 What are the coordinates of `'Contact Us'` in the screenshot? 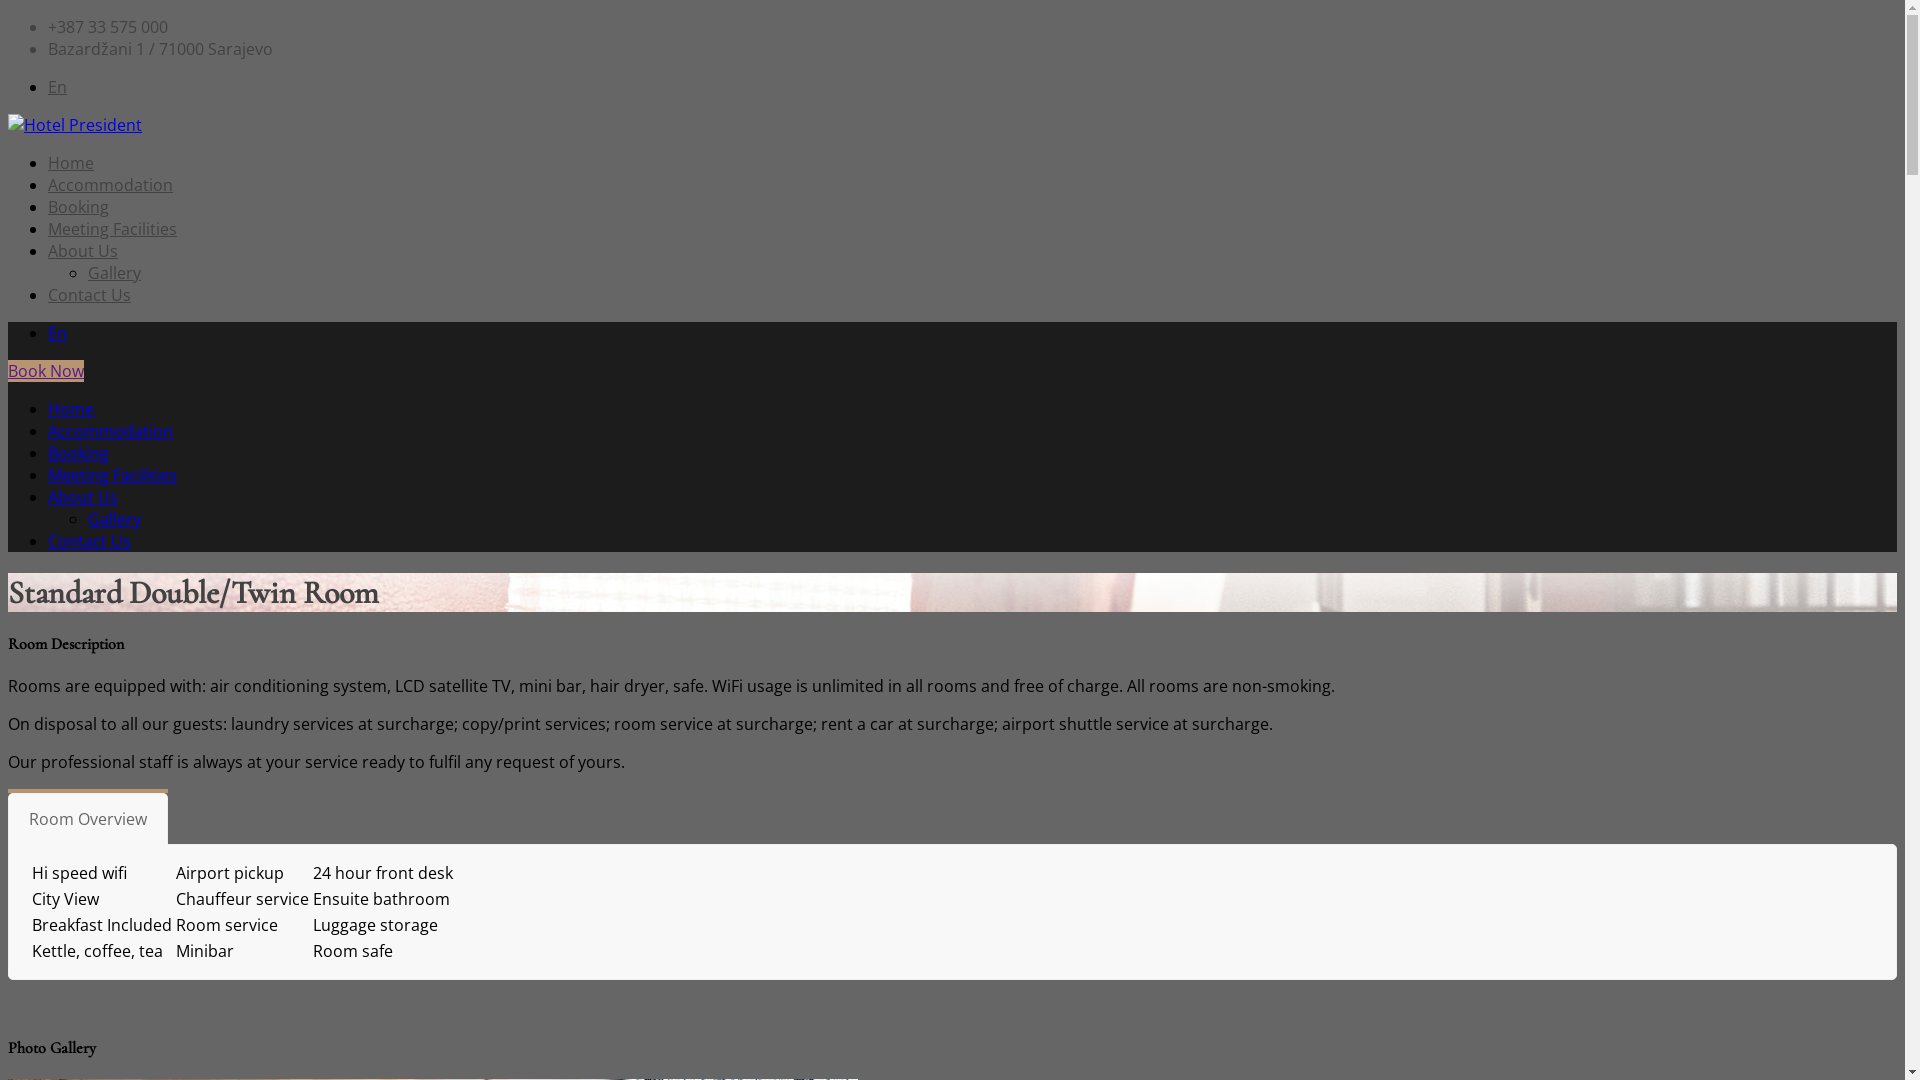 It's located at (88, 540).